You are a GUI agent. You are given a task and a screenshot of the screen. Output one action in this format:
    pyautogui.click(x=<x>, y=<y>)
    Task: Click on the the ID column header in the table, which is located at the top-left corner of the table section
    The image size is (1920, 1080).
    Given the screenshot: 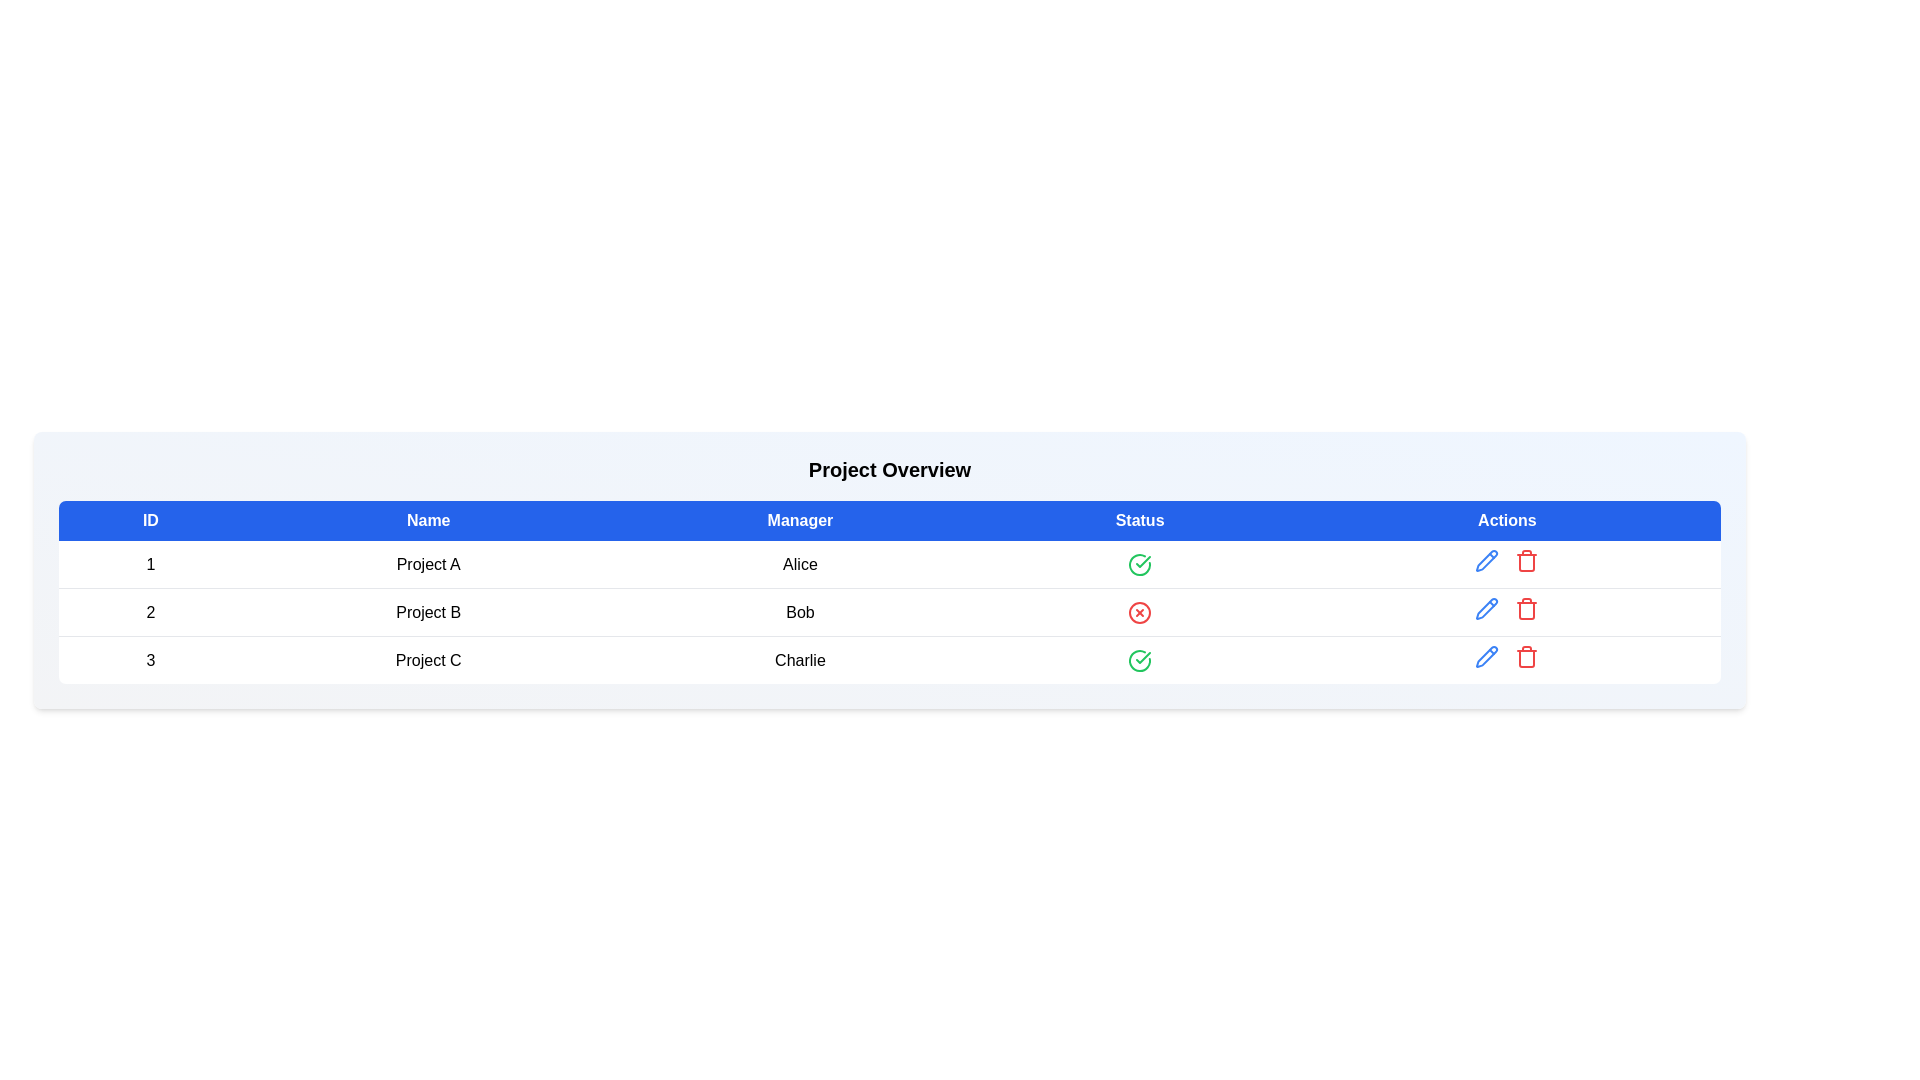 What is the action you would take?
    pyautogui.click(x=149, y=519)
    